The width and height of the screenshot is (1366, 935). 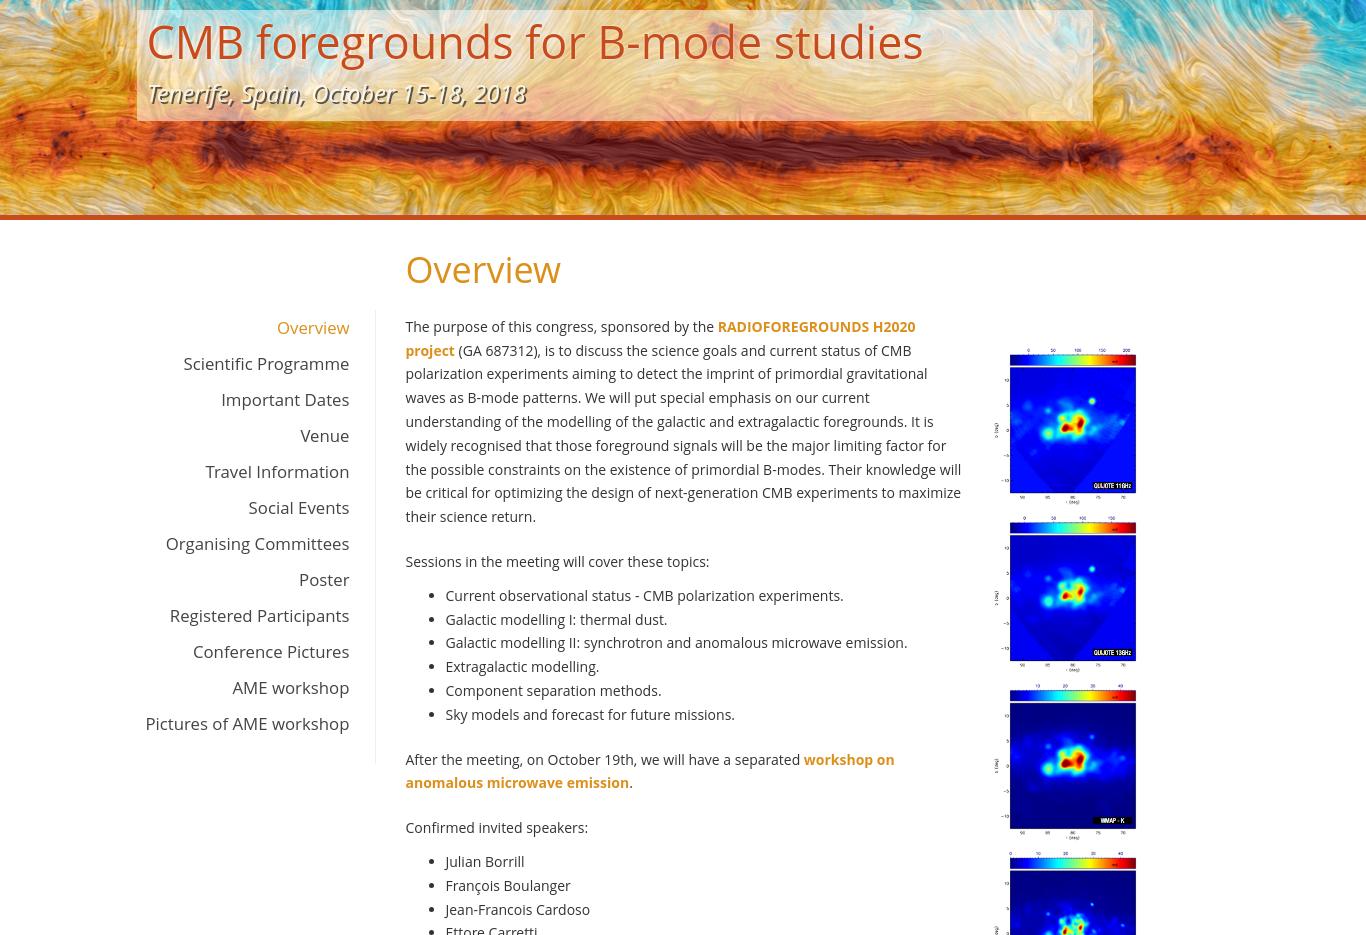 I want to click on 'Poster', so click(x=324, y=579).